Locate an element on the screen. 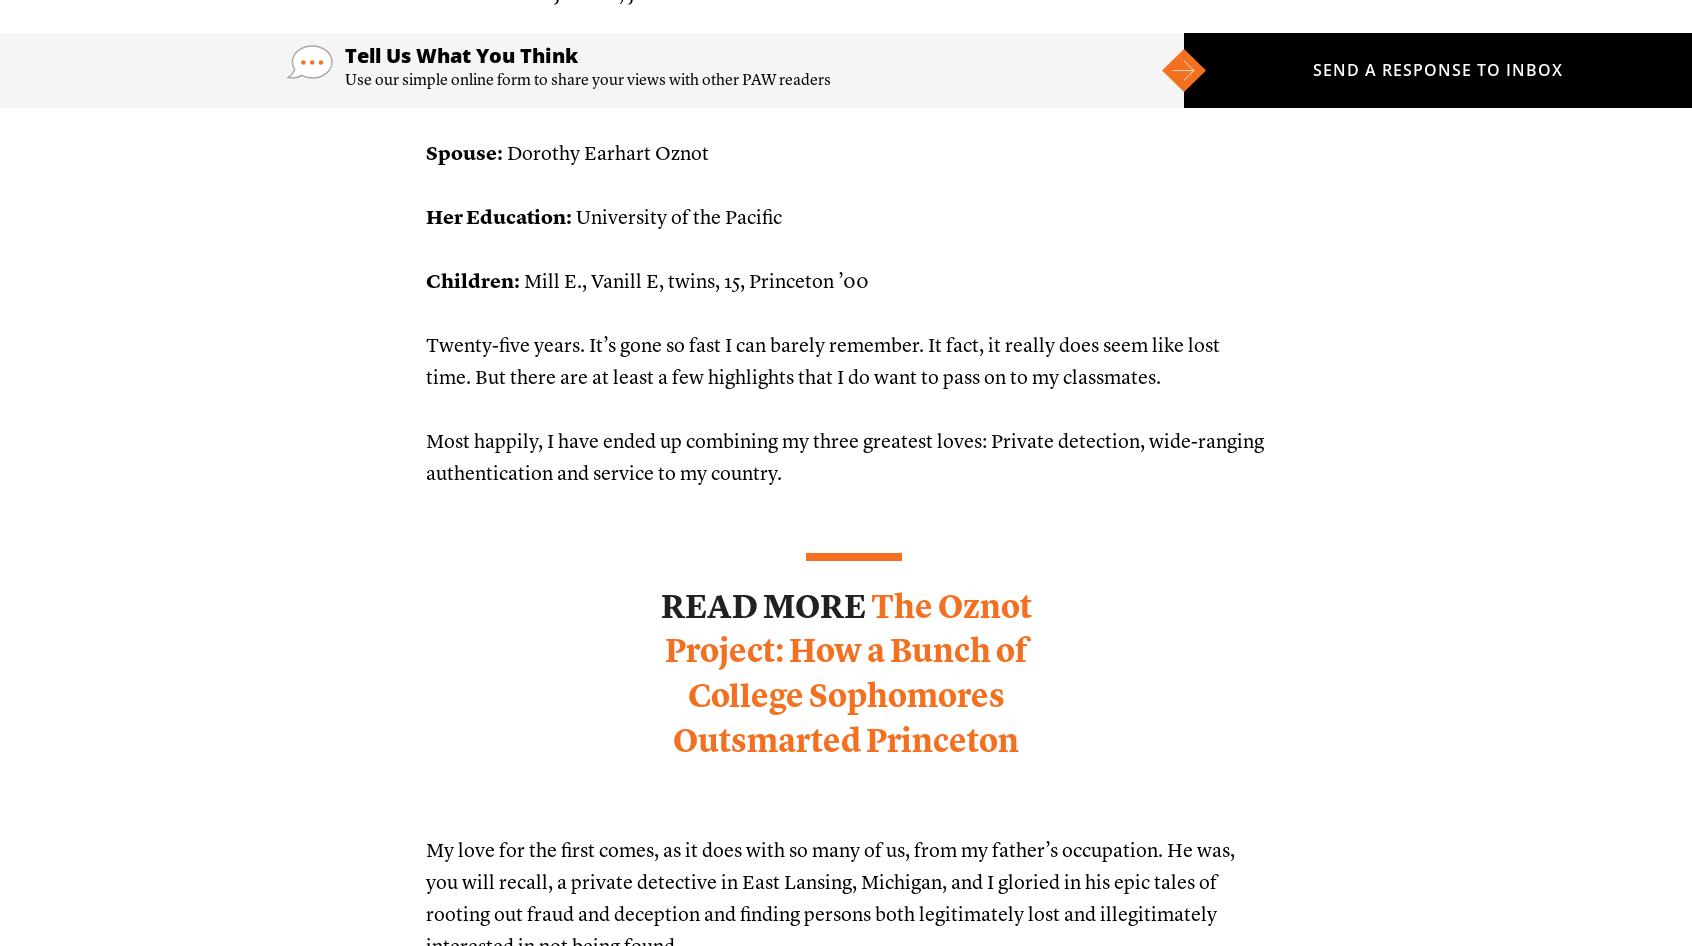  'Dorothy Earhart Oznot' is located at coordinates (605, 153).